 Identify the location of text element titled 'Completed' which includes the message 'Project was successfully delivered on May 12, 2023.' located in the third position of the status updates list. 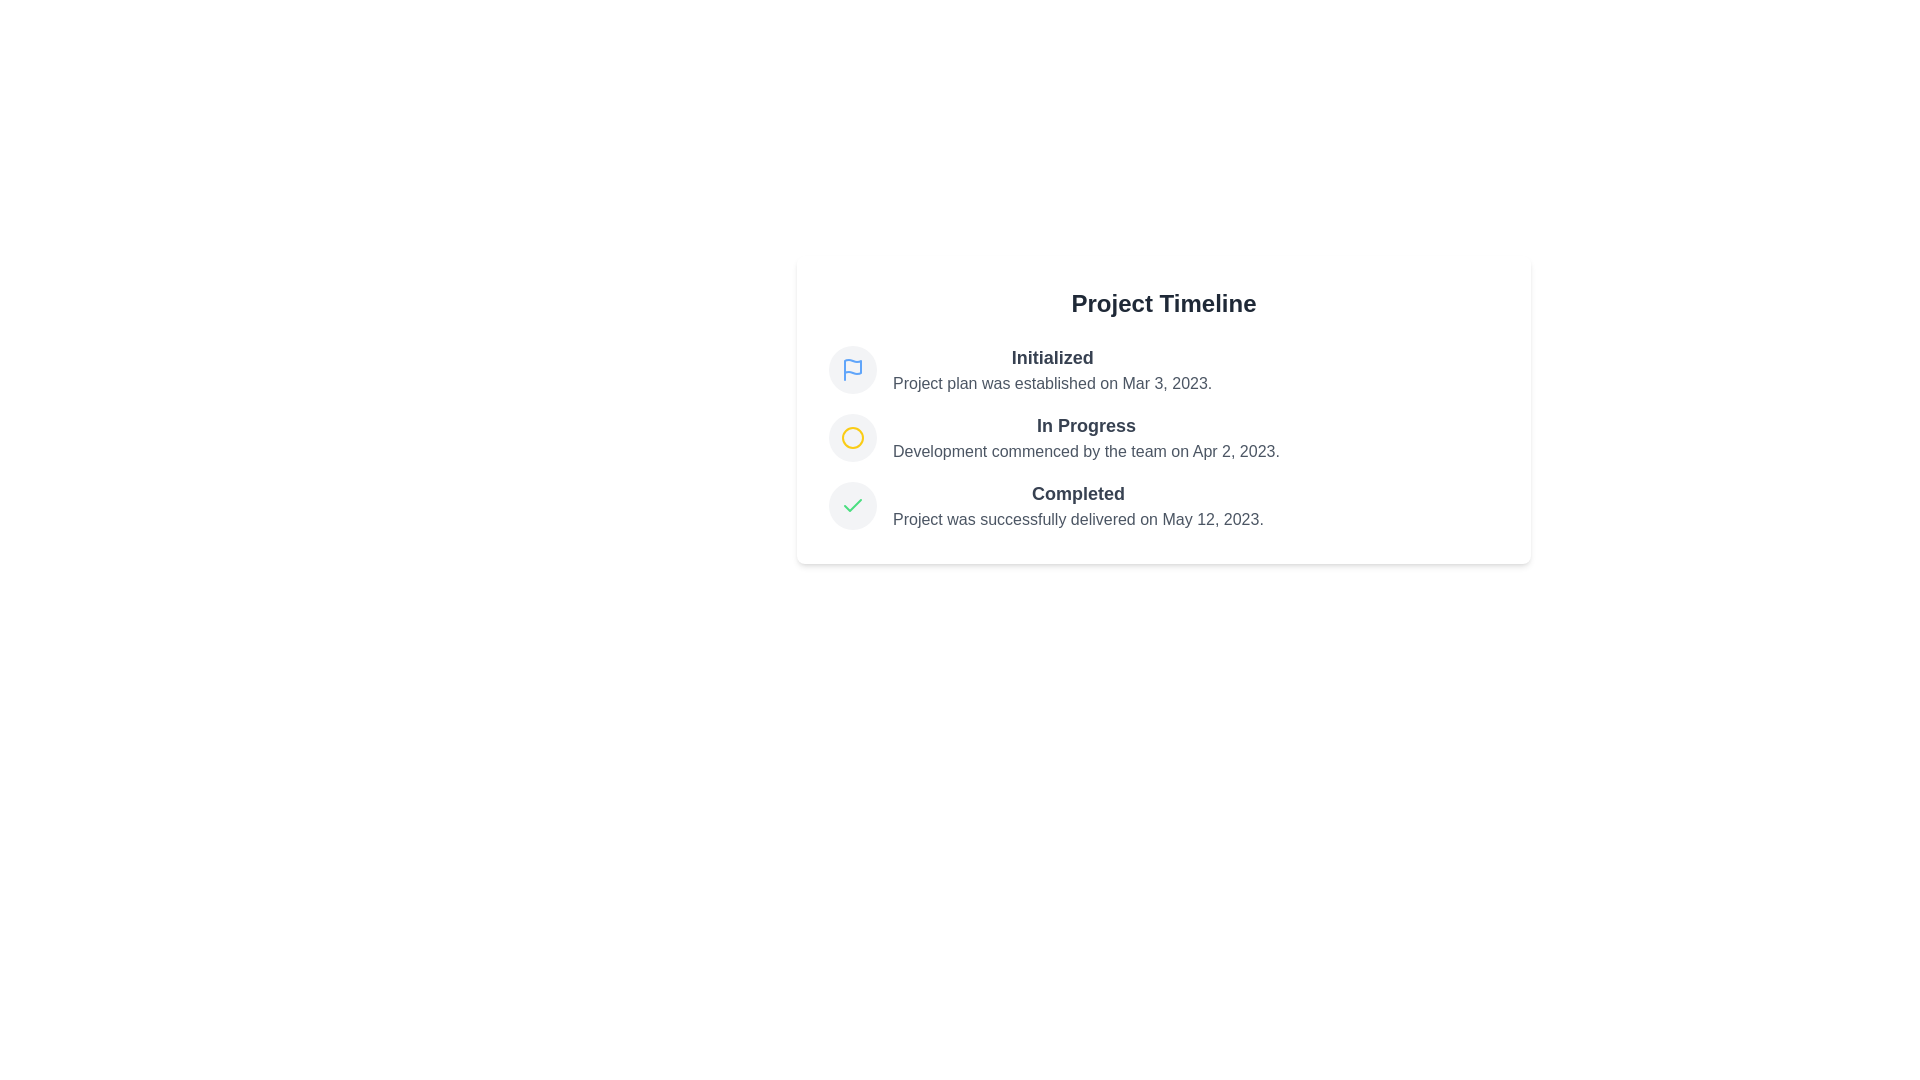
(1163, 504).